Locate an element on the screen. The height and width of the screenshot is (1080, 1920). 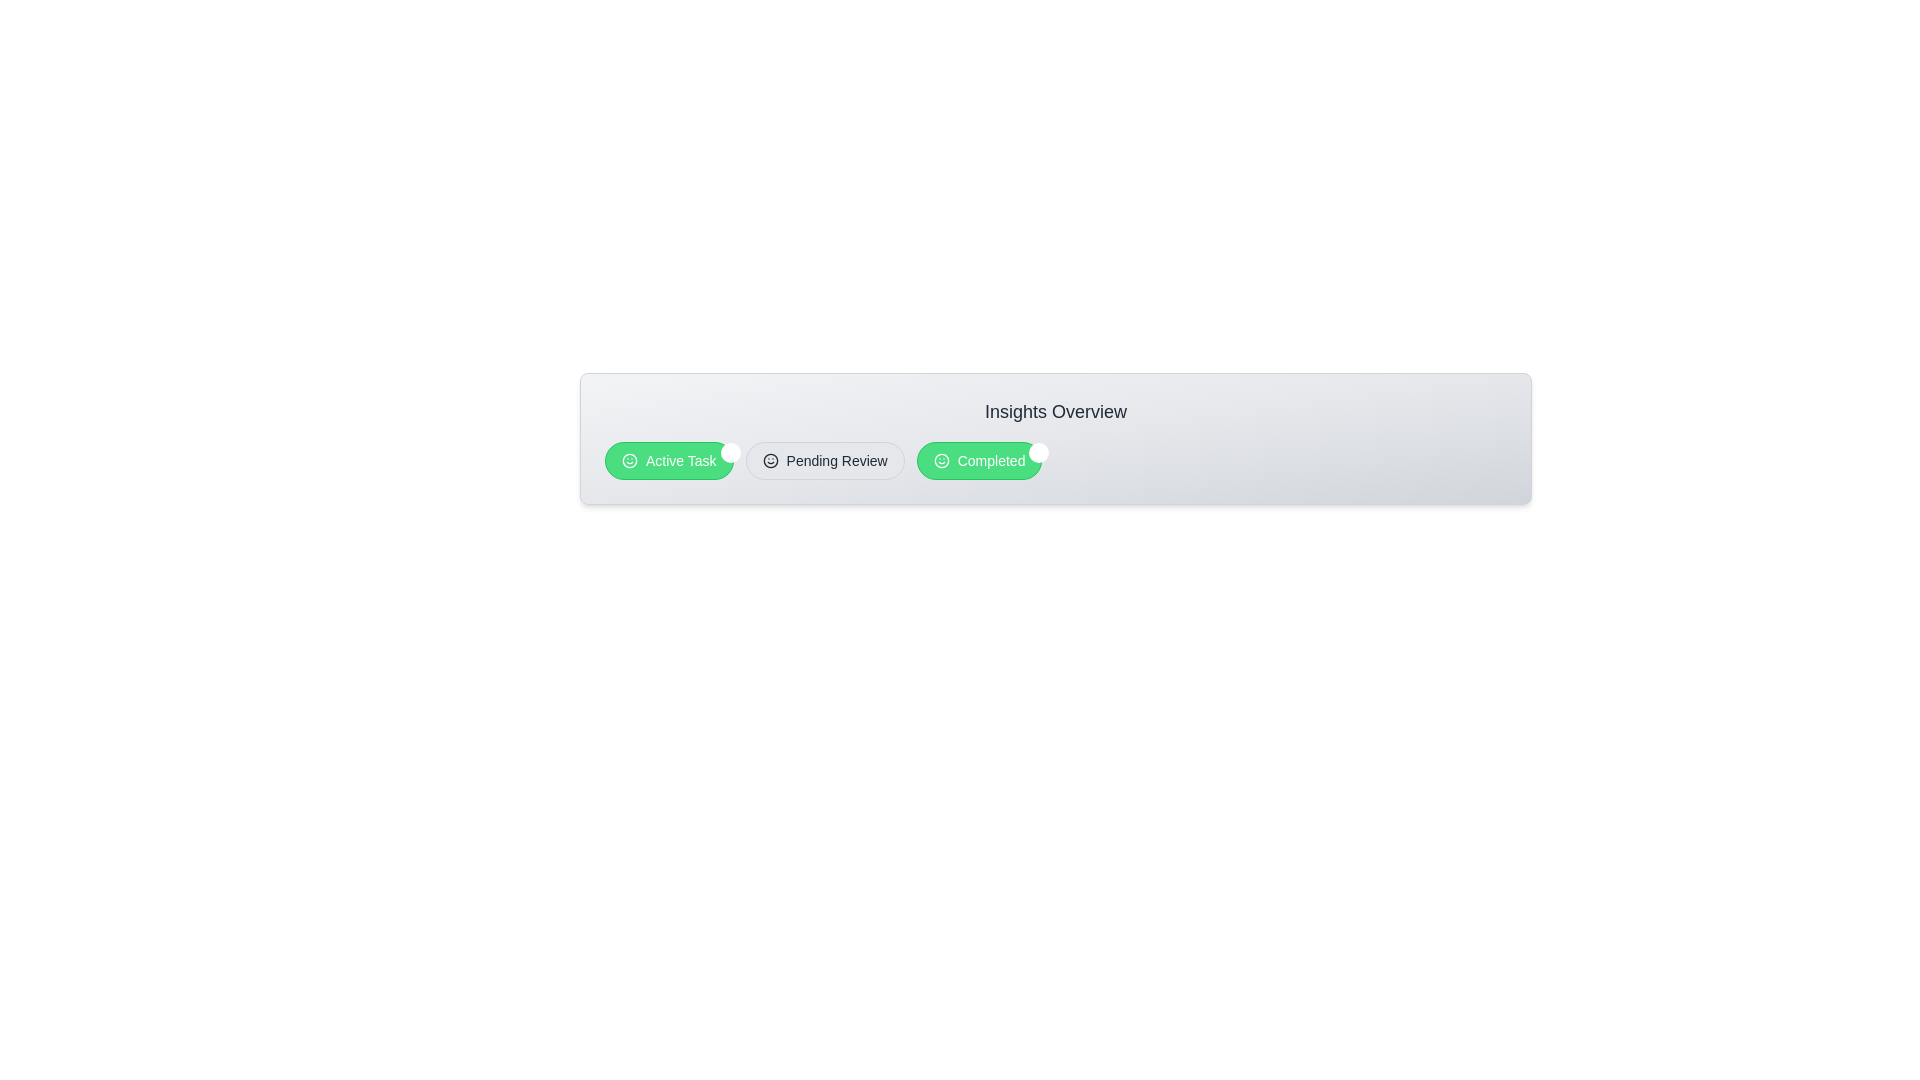
the chip labeled 'Pending Review' is located at coordinates (825, 461).